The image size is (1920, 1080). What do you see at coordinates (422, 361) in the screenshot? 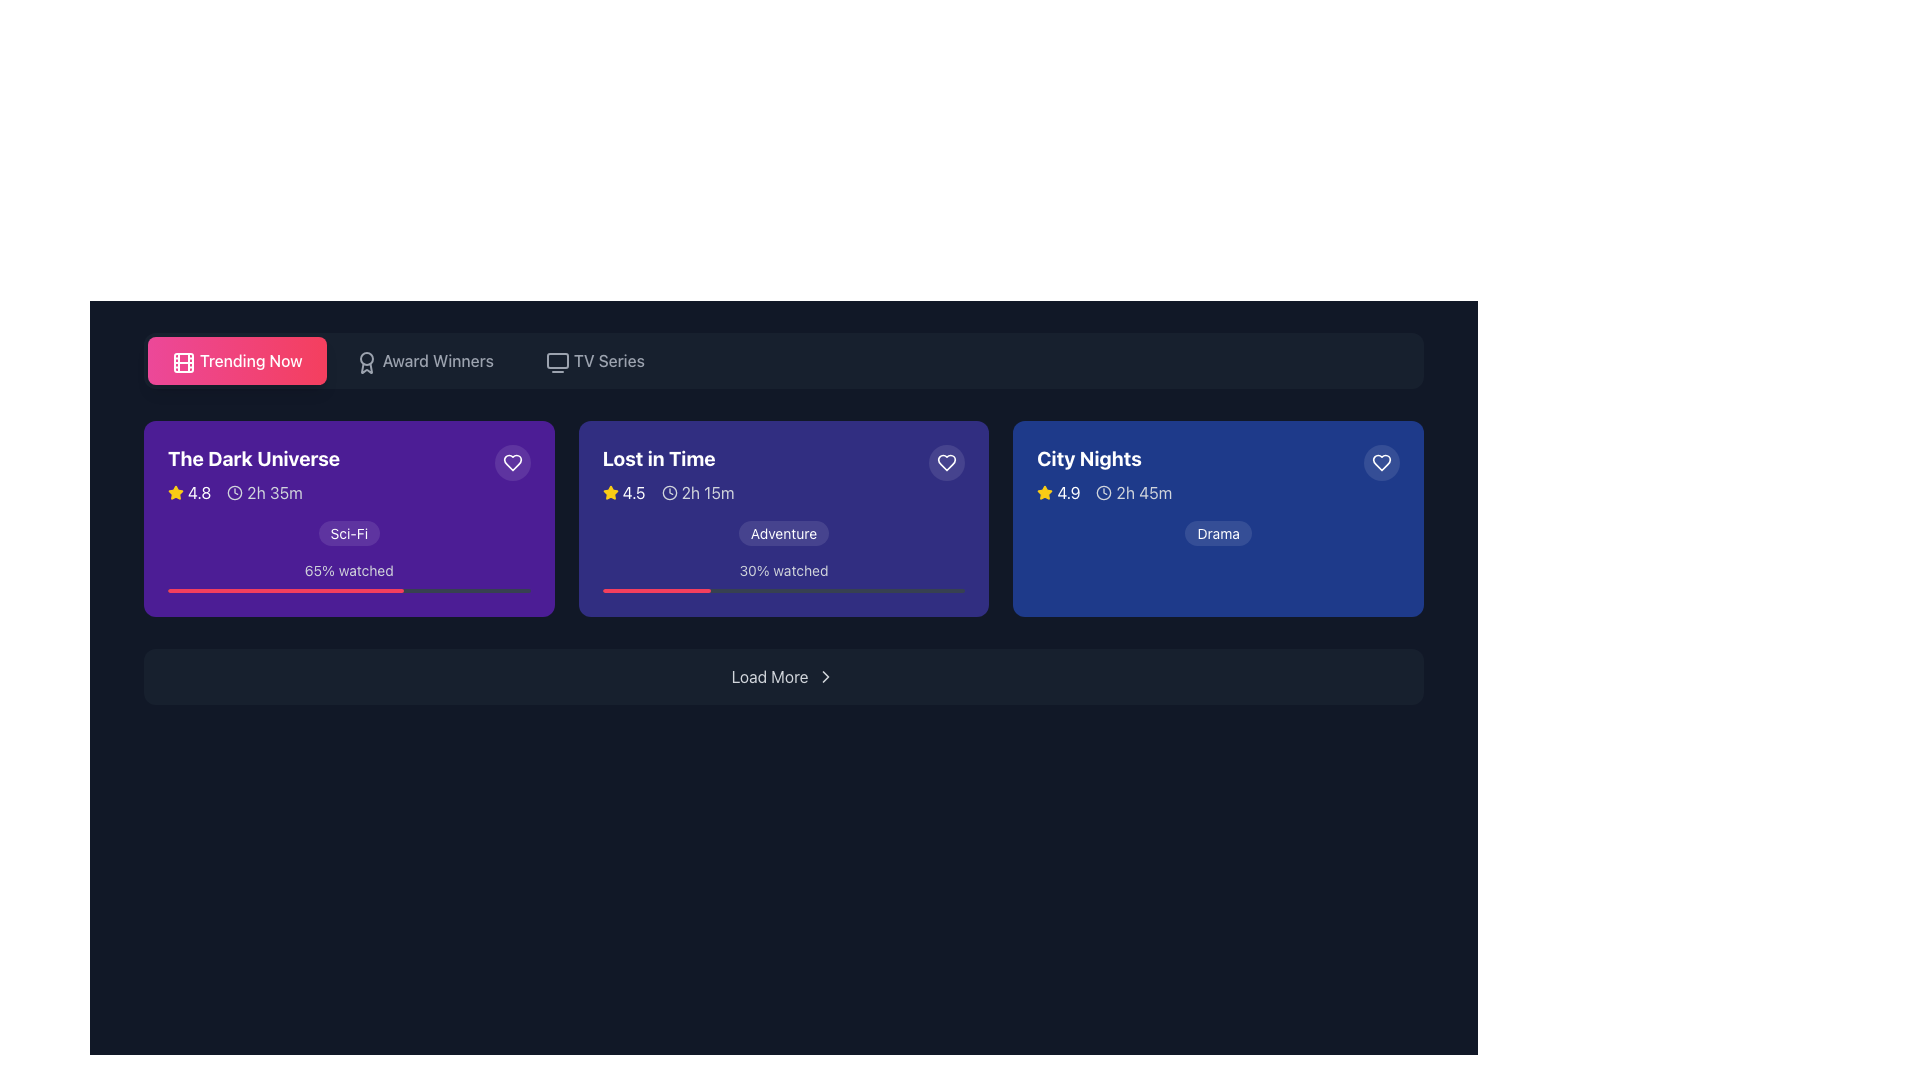
I see `the 'Award Winners' button, which is the second button in a row of three at the top of the section, to filter or navigate to the content showcasing award-winning items` at bounding box center [422, 361].